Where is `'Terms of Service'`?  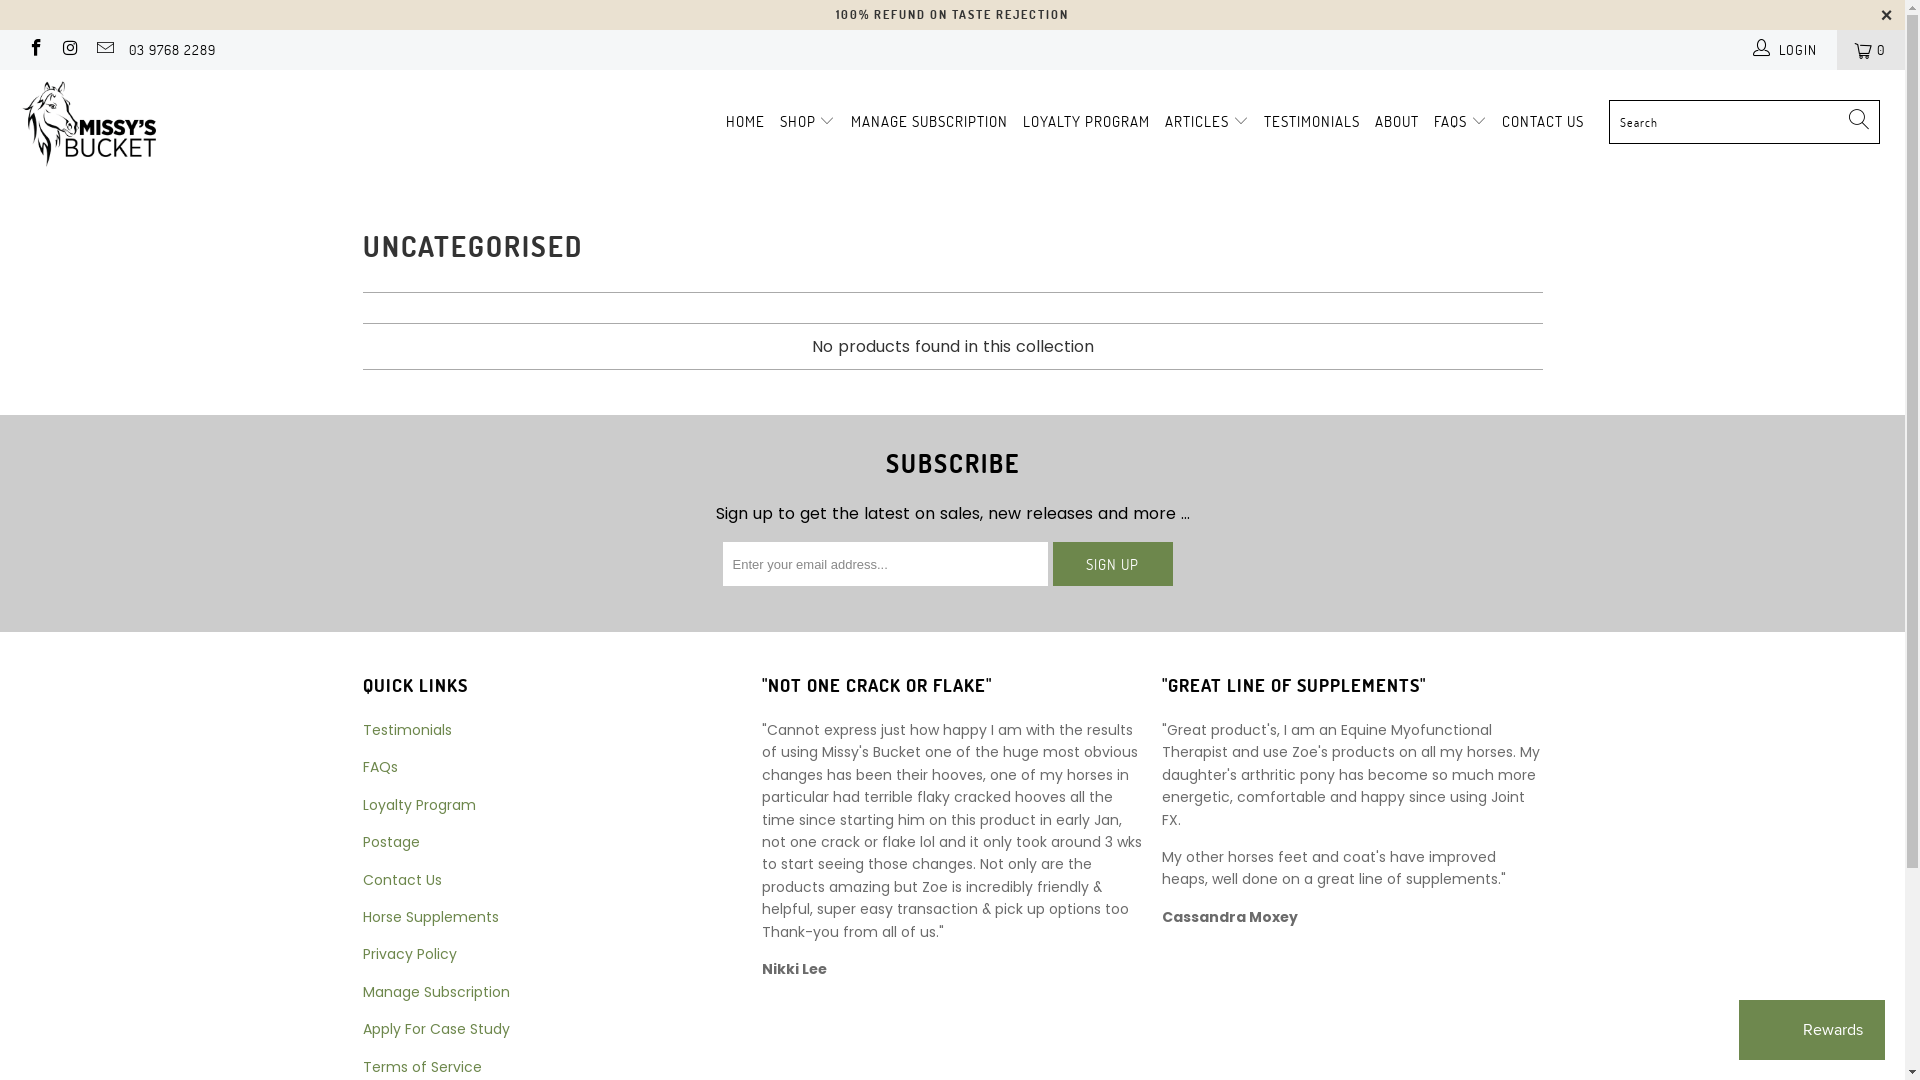
'Terms of Service' is located at coordinates (420, 1066).